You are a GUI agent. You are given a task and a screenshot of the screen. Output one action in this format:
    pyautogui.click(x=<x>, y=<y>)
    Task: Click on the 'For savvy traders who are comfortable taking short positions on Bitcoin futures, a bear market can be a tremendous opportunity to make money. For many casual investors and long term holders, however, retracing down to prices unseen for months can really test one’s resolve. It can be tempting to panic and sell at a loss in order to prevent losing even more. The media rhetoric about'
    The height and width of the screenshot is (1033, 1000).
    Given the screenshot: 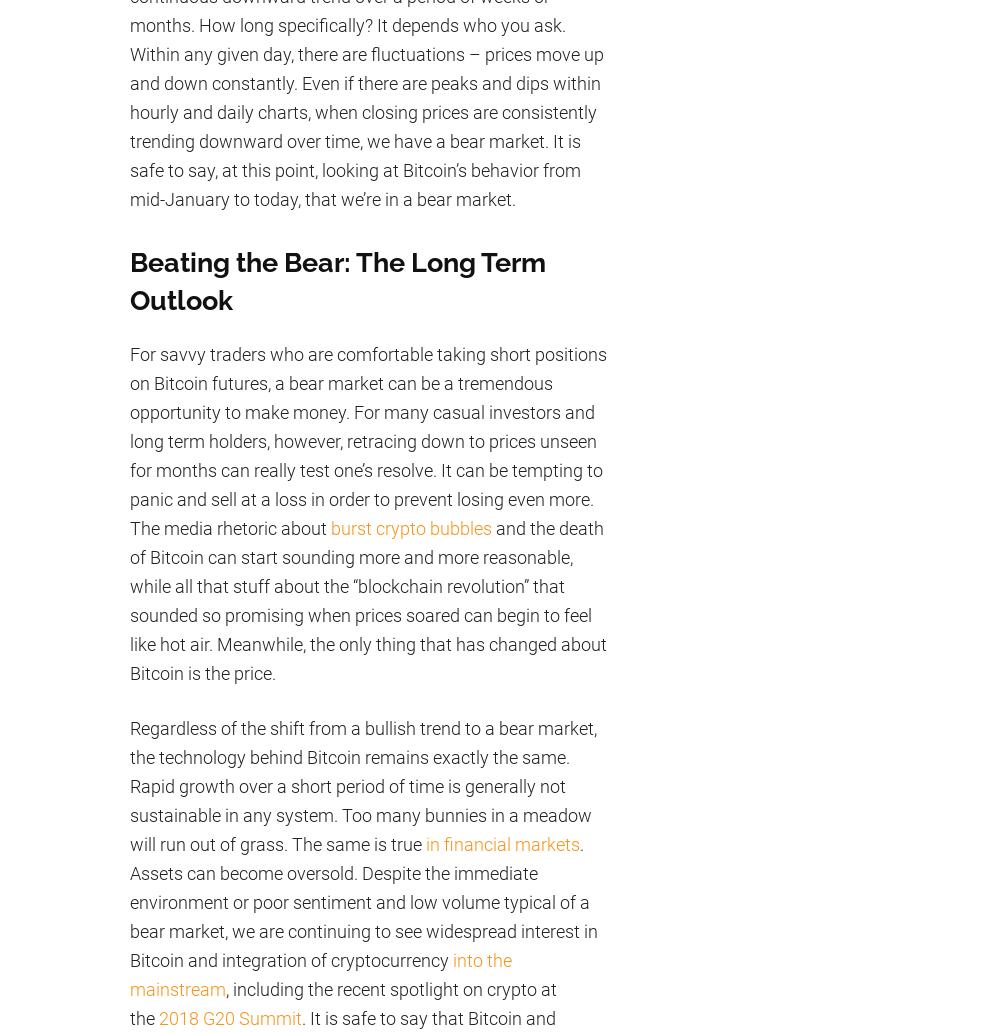 What is the action you would take?
    pyautogui.click(x=367, y=440)
    